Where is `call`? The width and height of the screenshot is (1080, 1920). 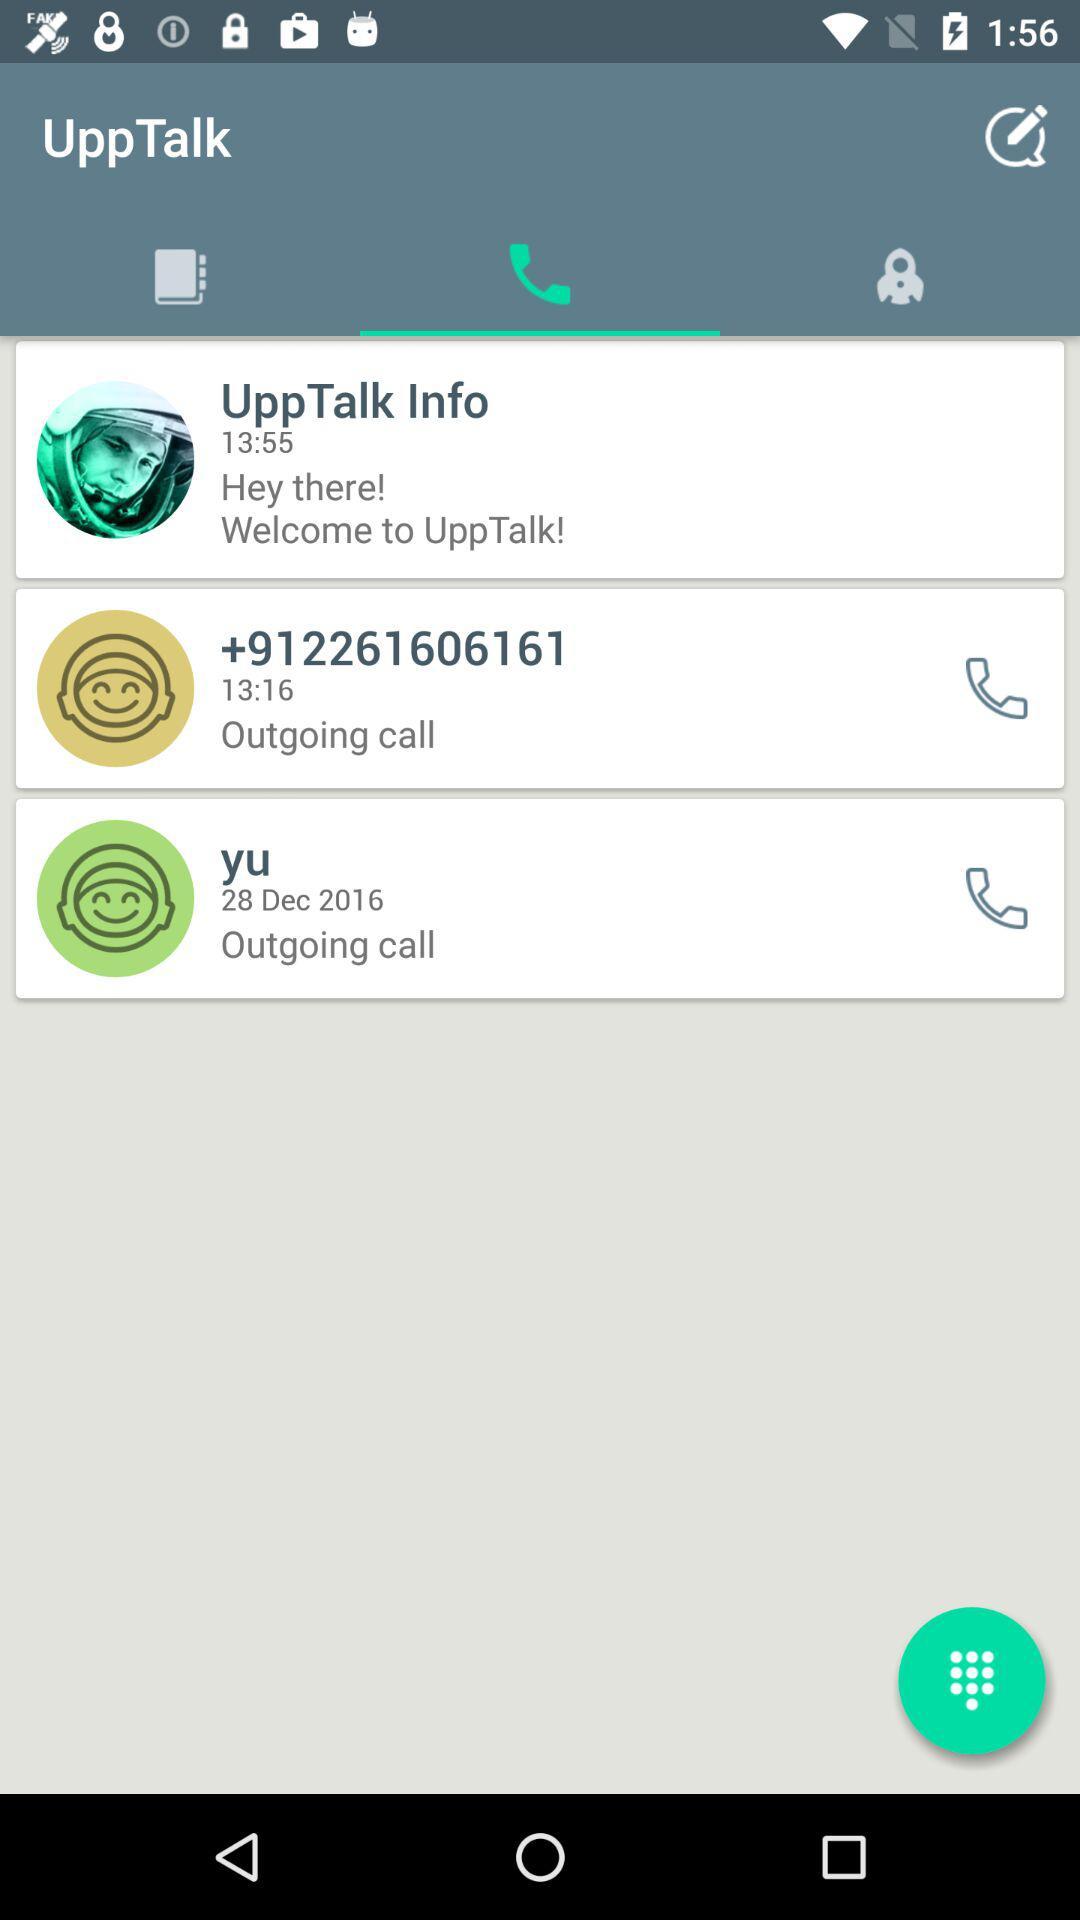 call is located at coordinates (1009, 897).